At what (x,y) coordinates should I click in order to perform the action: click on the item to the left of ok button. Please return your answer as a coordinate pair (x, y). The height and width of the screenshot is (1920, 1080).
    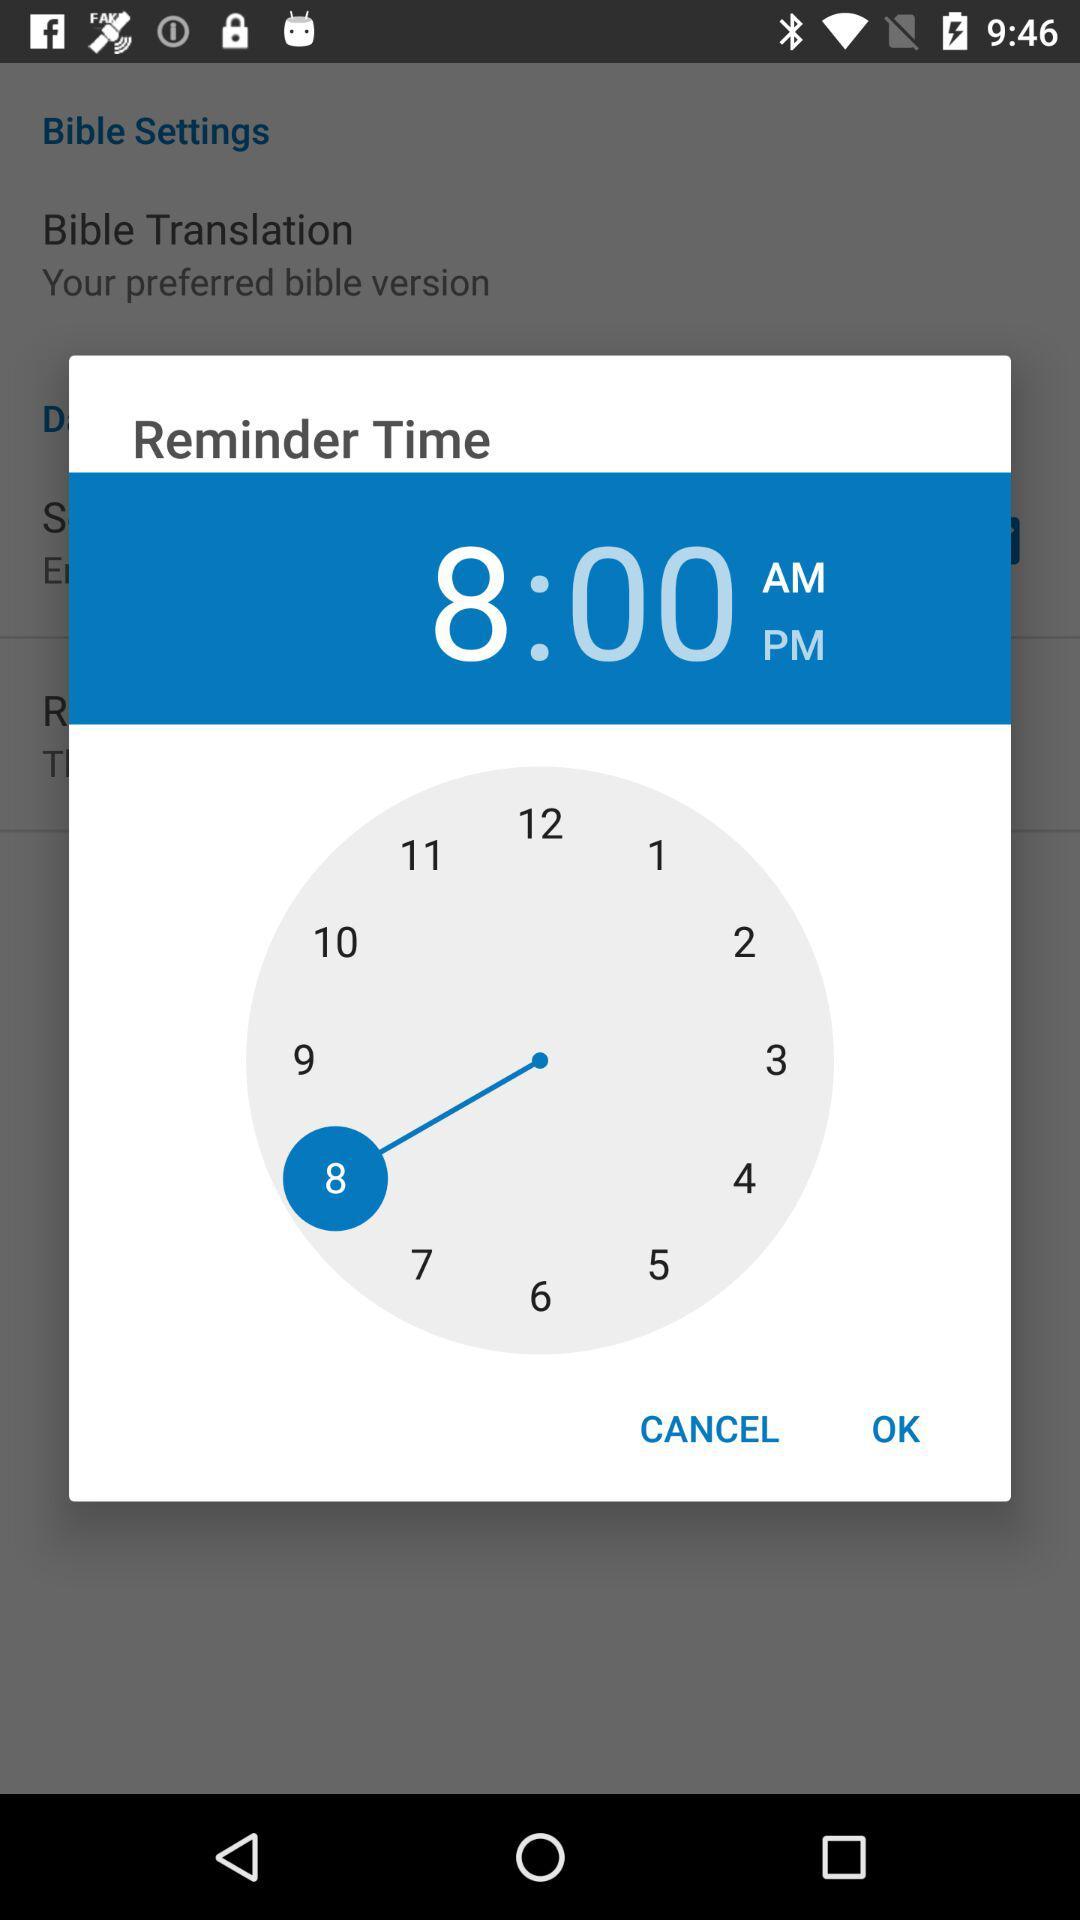
    Looking at the image, I should click on (708, 1427).